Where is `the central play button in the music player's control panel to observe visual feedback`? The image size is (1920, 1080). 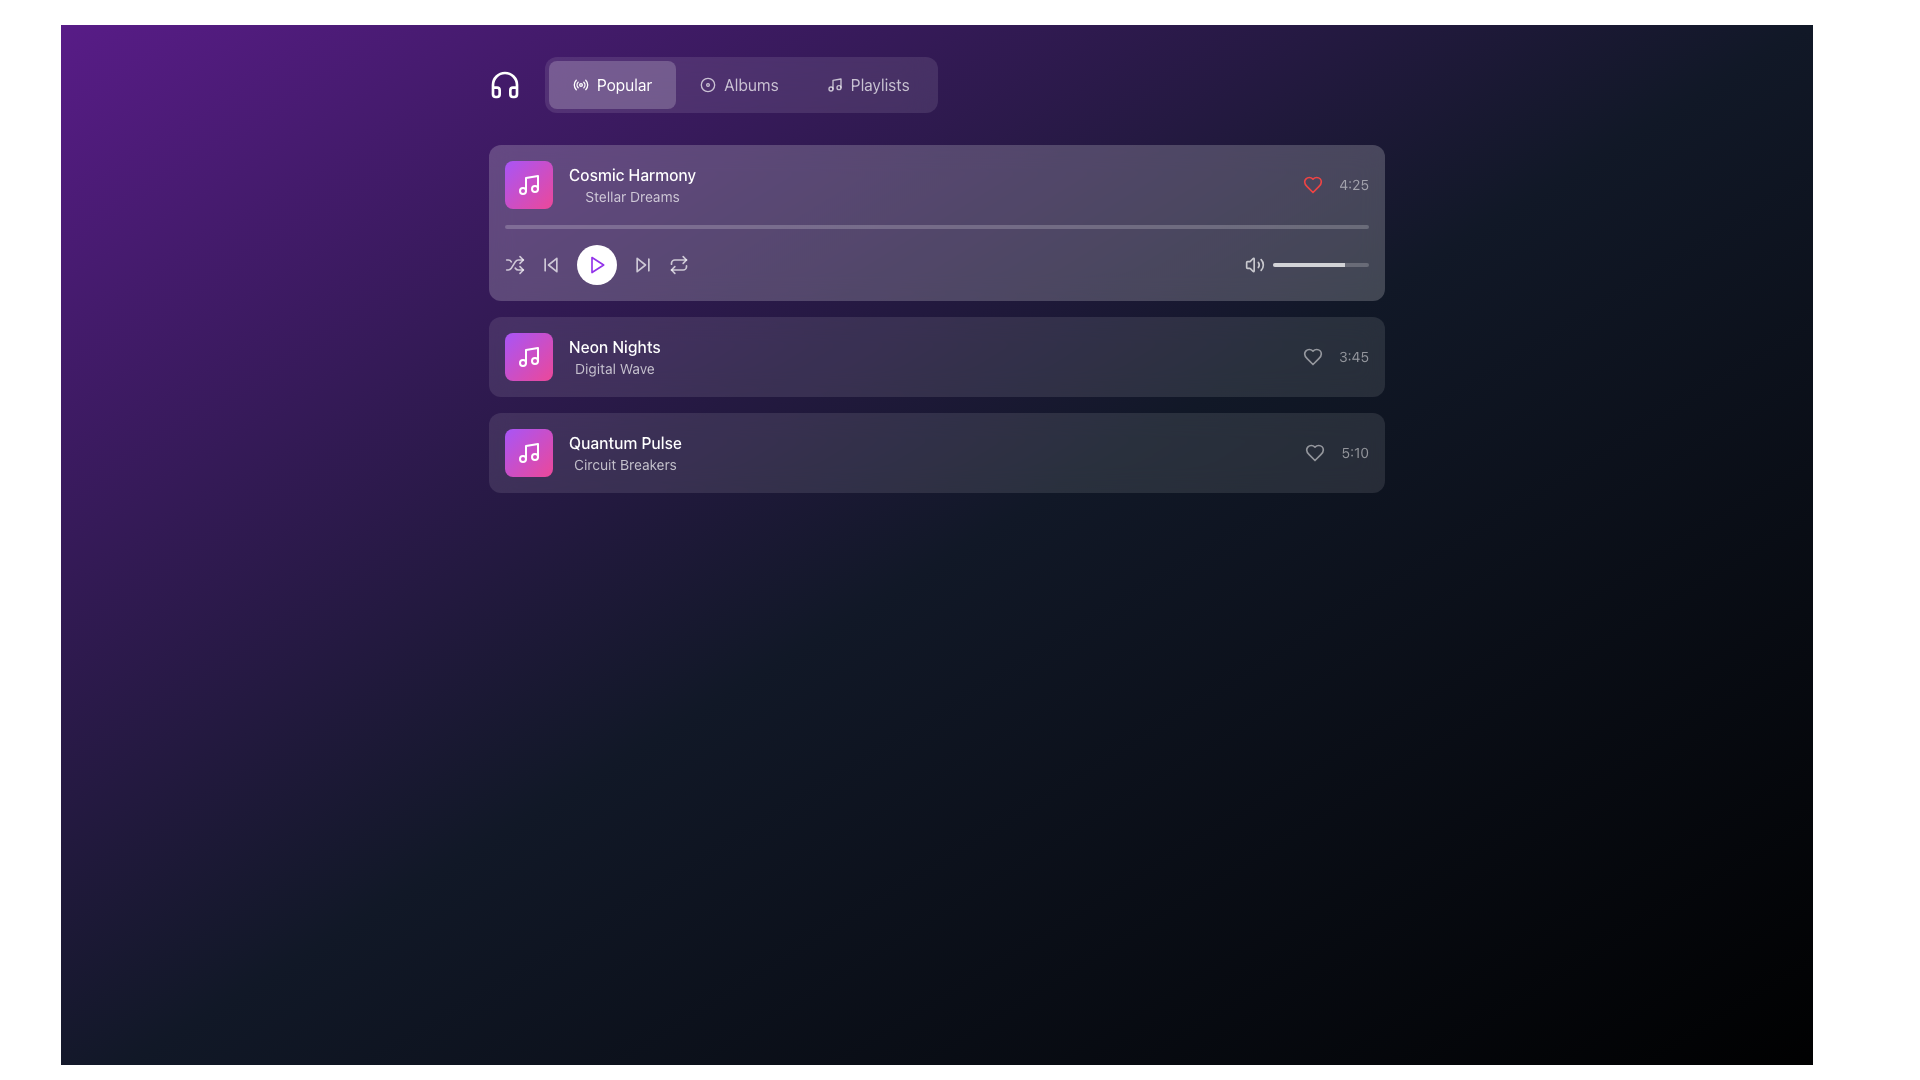 the central play button in the music player's control panel to observe visual feedback is located at coordinates (595, 264).